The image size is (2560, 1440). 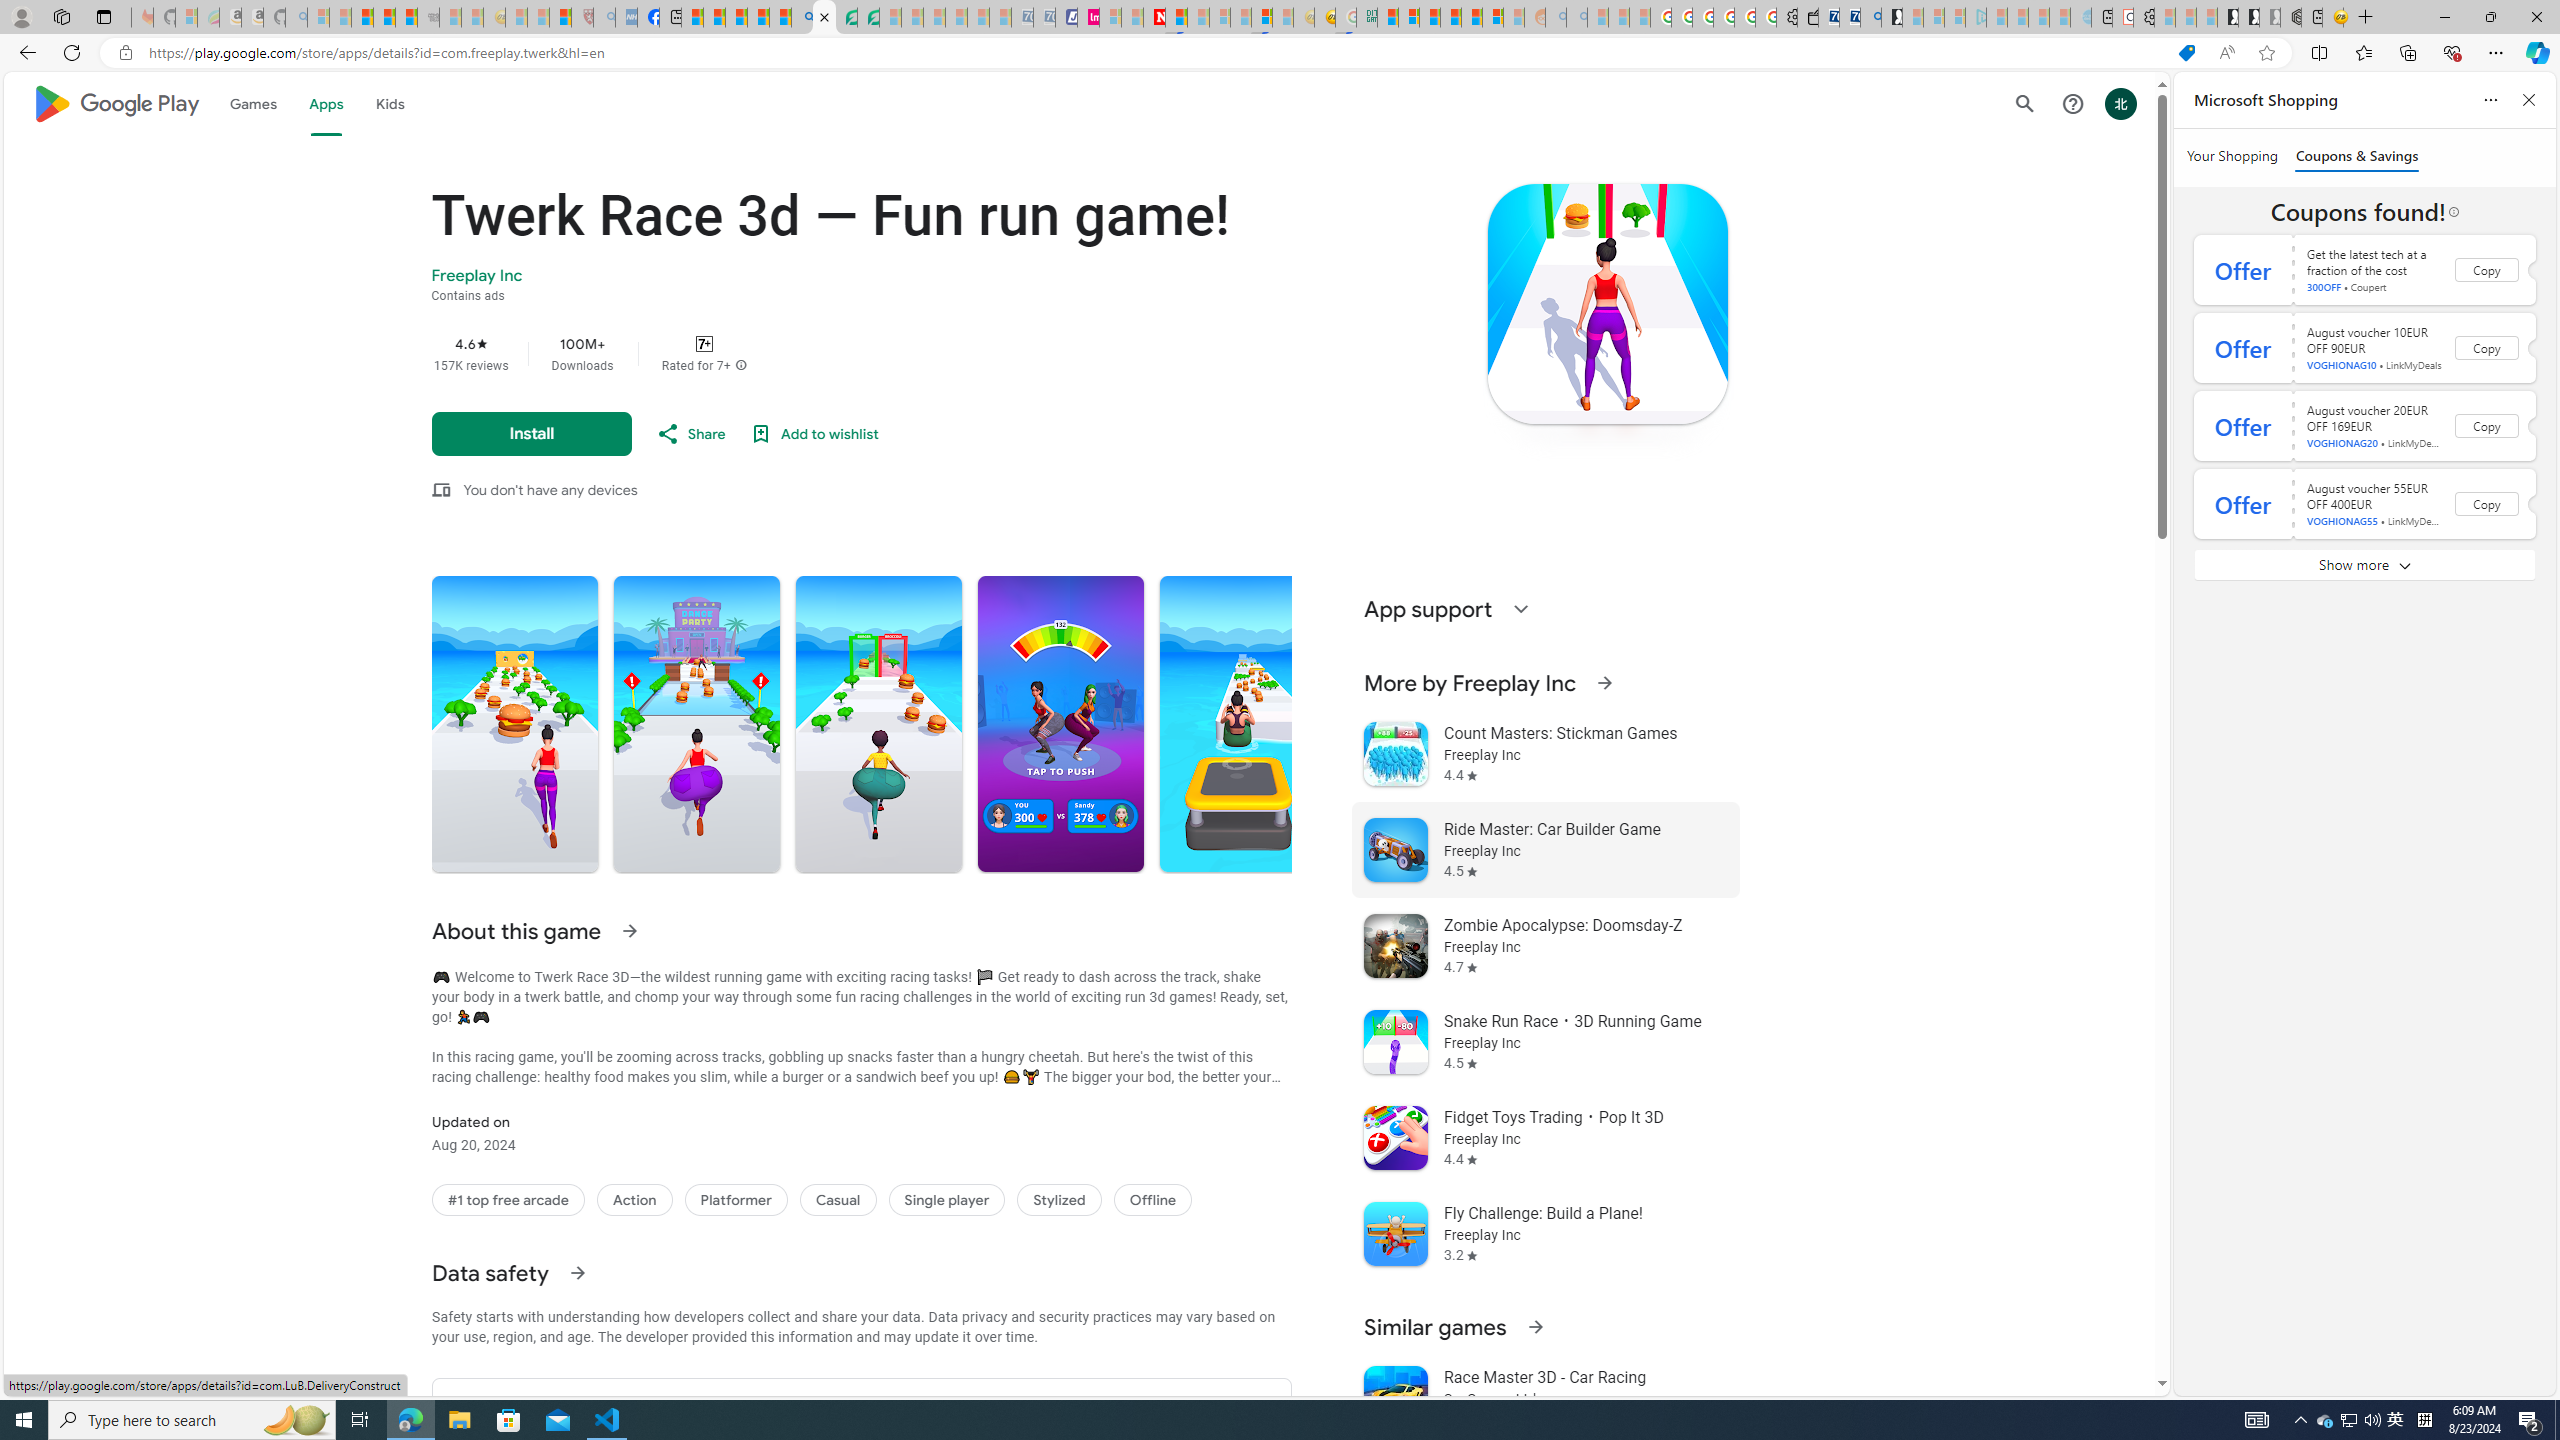 I want to click on 'Offline', so click(x=1153, y=1199).